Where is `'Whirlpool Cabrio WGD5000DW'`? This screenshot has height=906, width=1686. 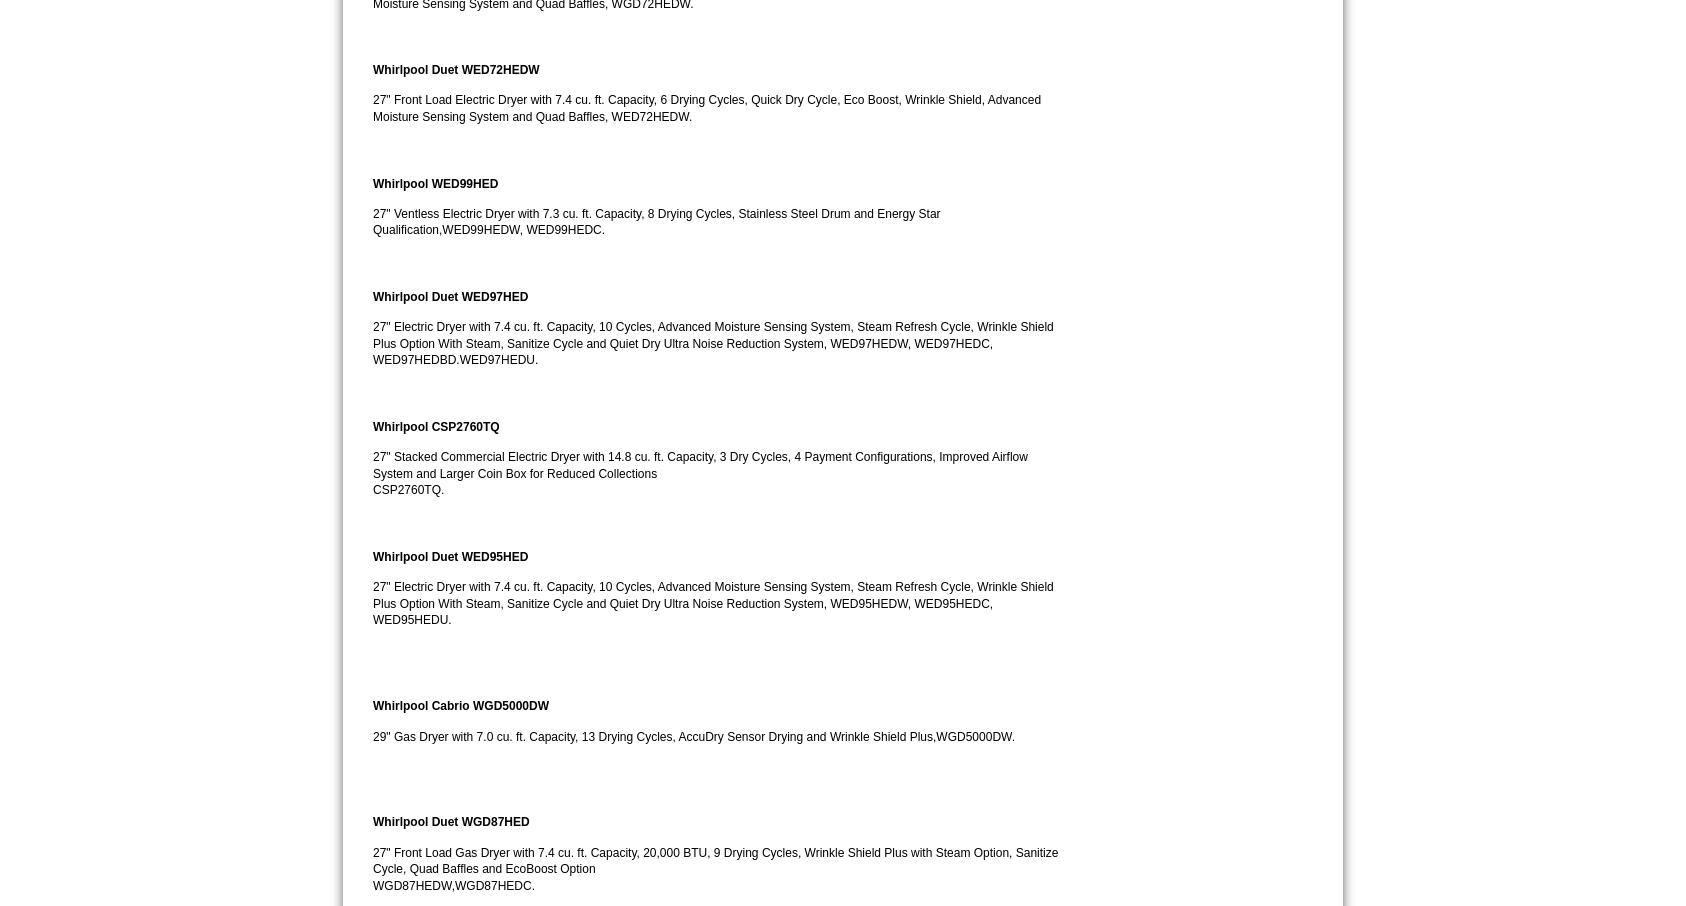
'Whirlpool Cabrio WGD5000DW' is located at coordinates (460, 705).